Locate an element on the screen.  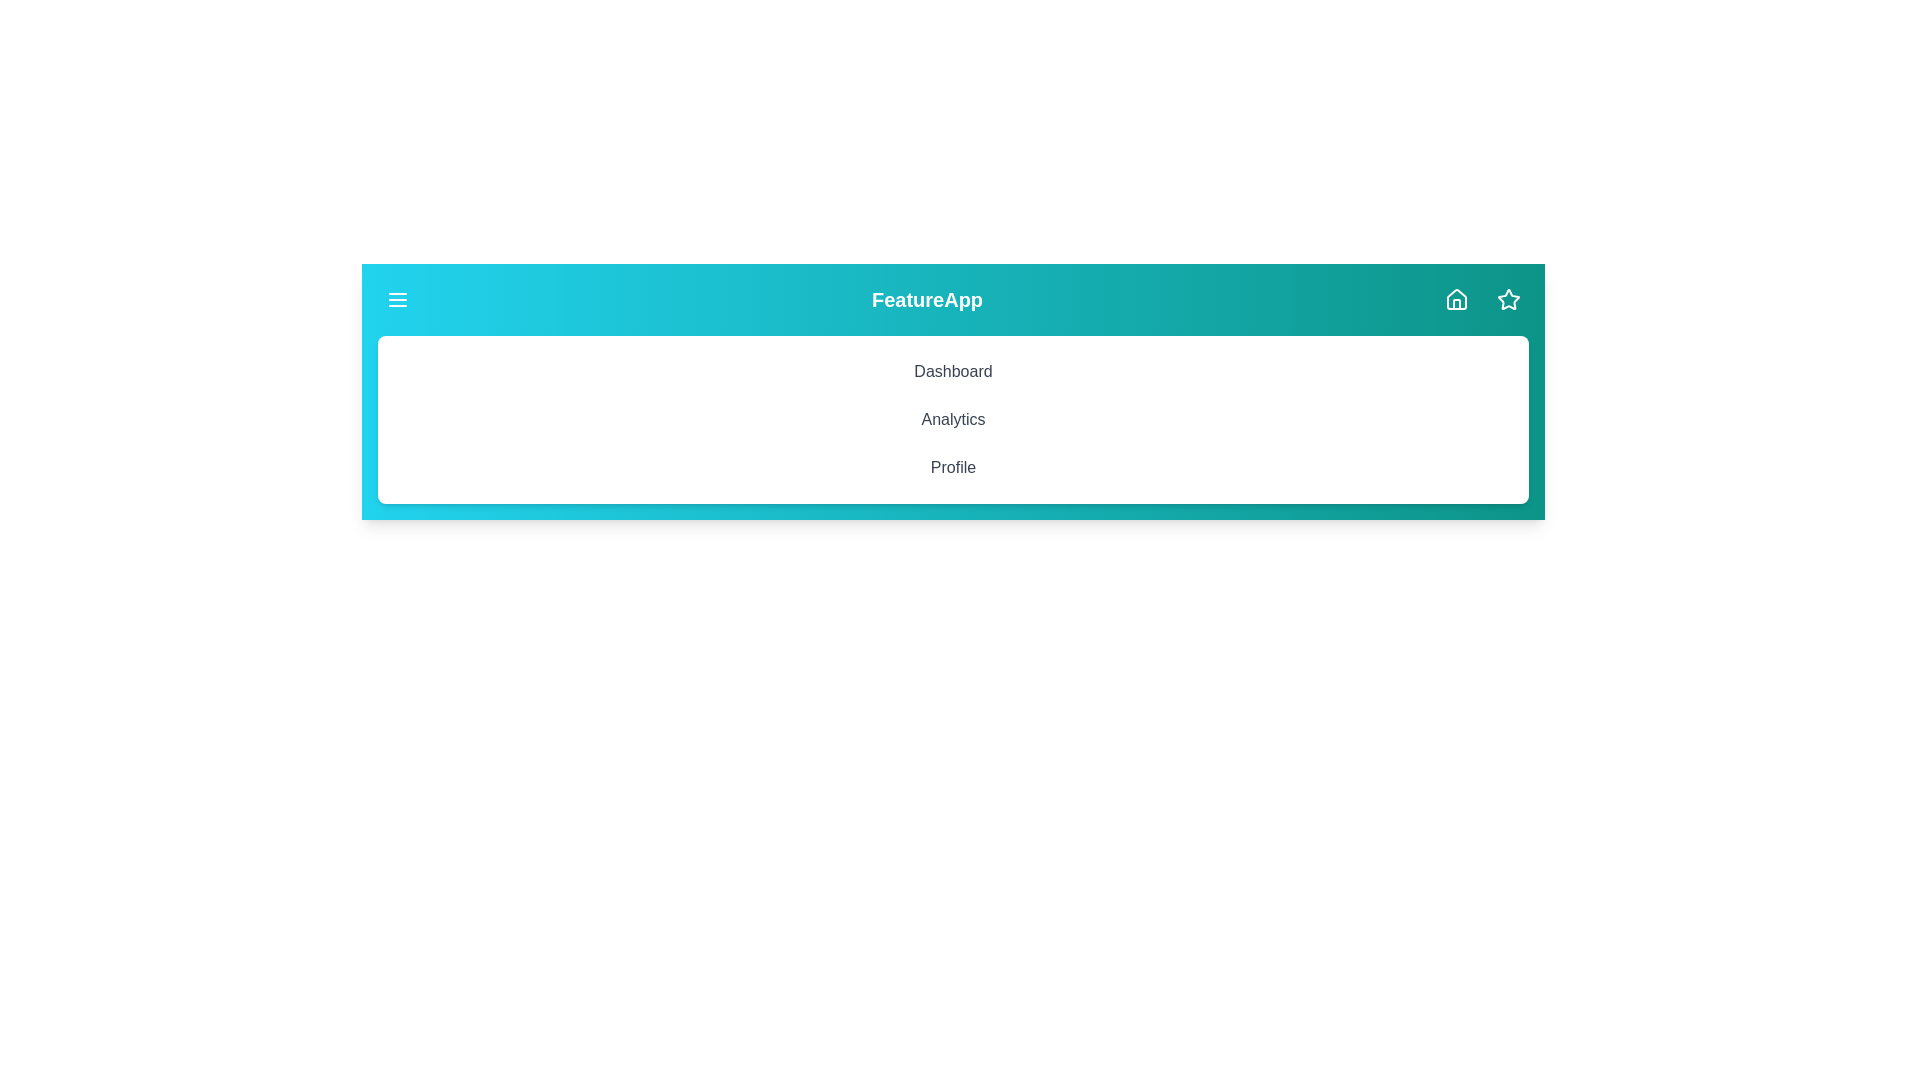
the star icon button located at the top-right corner of the component is located at coordinates (1508, 300).